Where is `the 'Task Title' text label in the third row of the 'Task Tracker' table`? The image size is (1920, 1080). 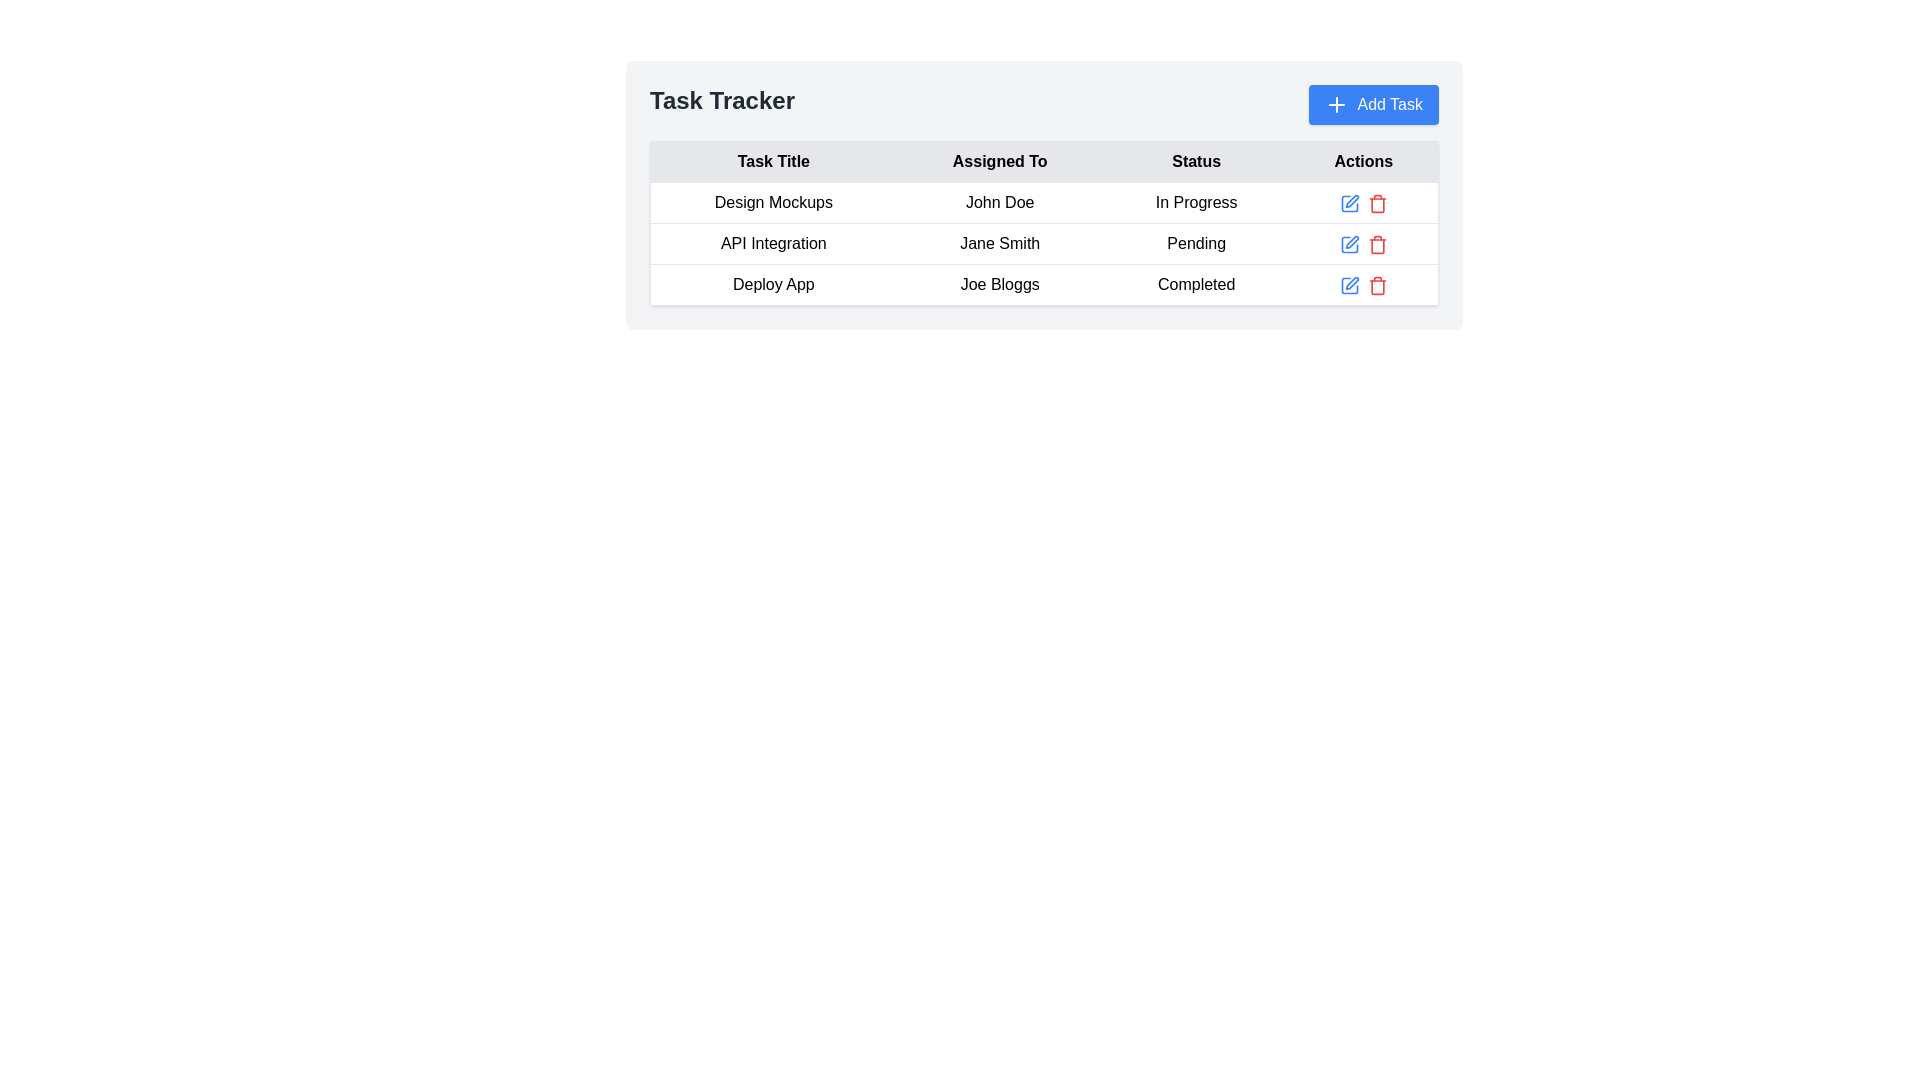
the 'Task Title' text label in the third row of the 'Task Tracker' table is located at coordinates (772, 285).